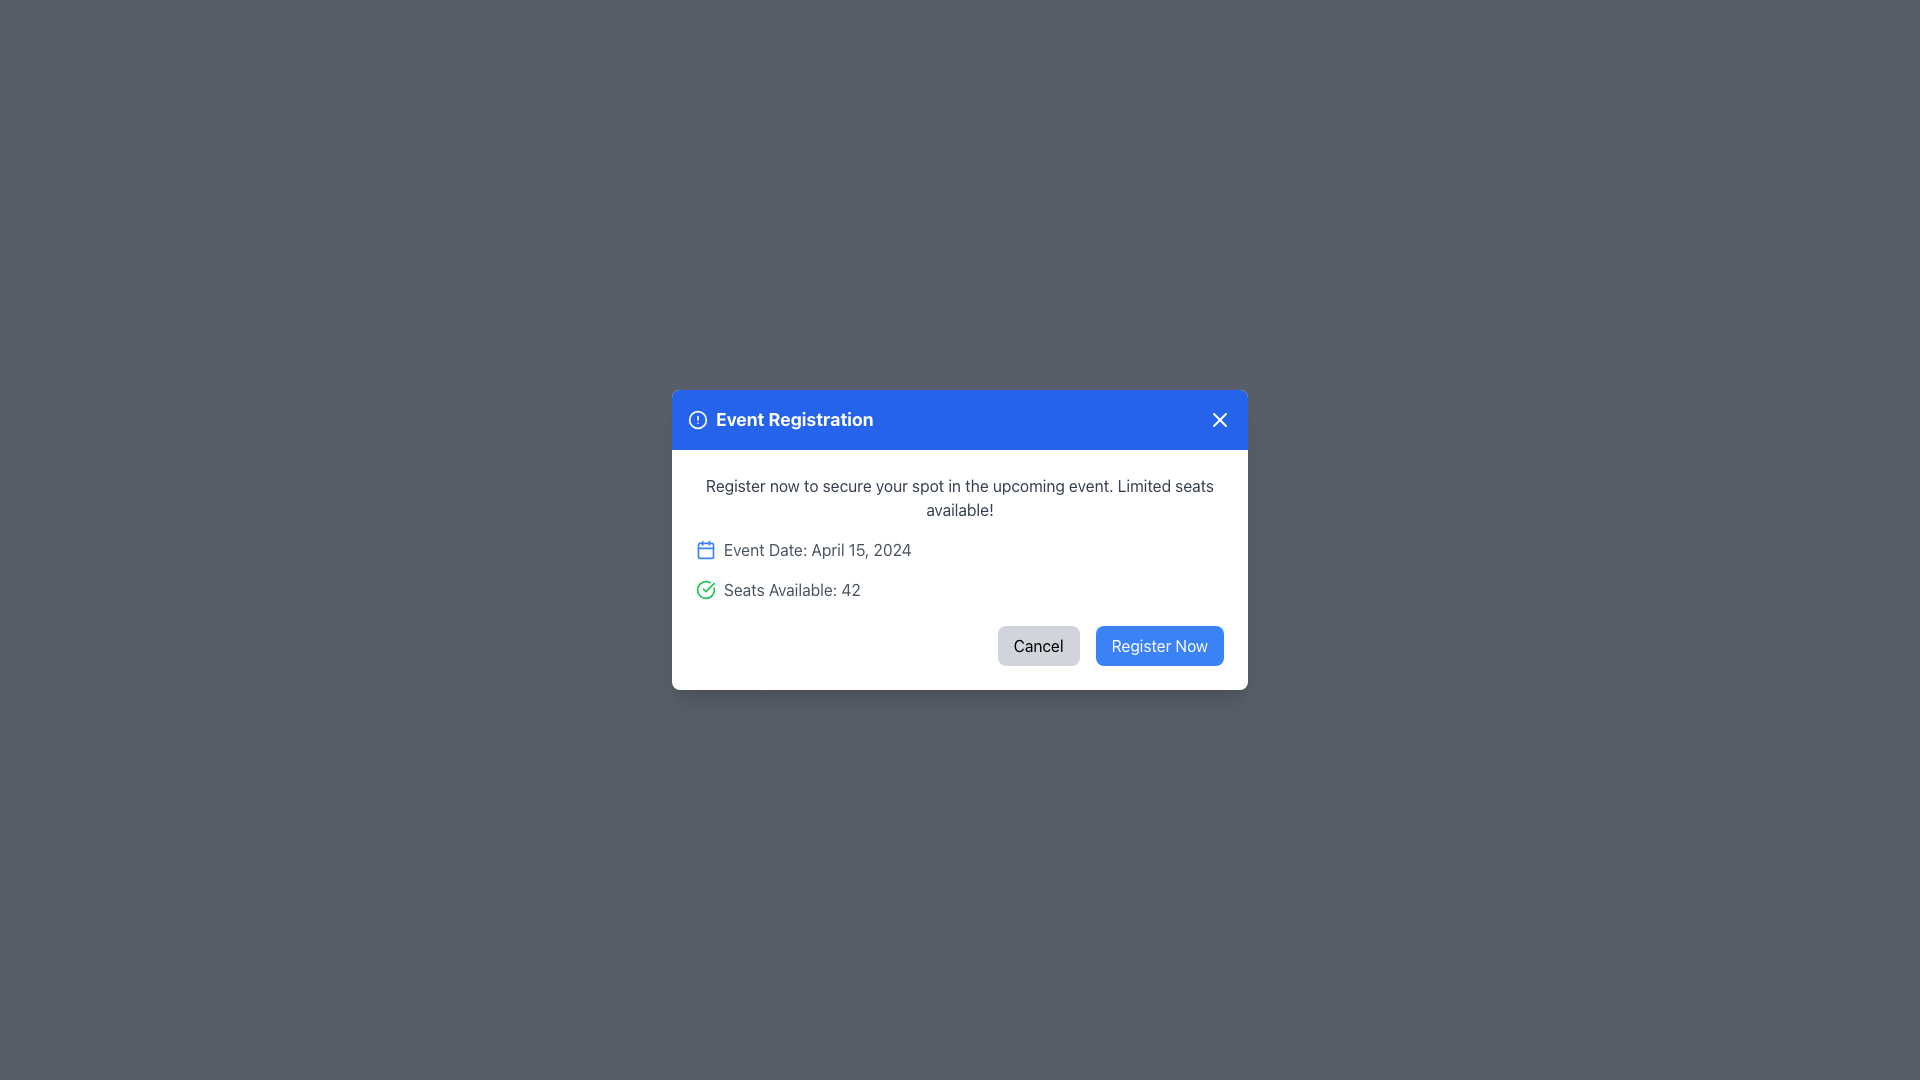  I want to click on the close button (X icon) located in the top-right corner of the 'Event Registration' header bar, so click(1218, 419).